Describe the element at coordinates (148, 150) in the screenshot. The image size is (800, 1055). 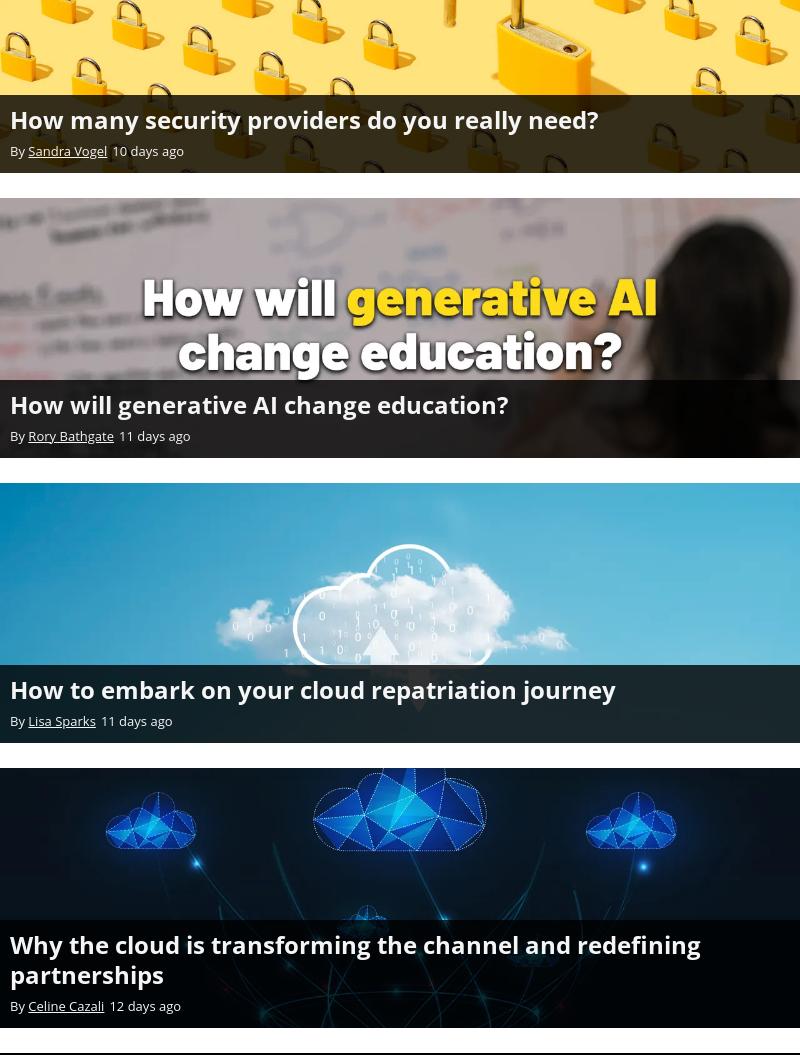
I see `'10 days ago'` at that location.